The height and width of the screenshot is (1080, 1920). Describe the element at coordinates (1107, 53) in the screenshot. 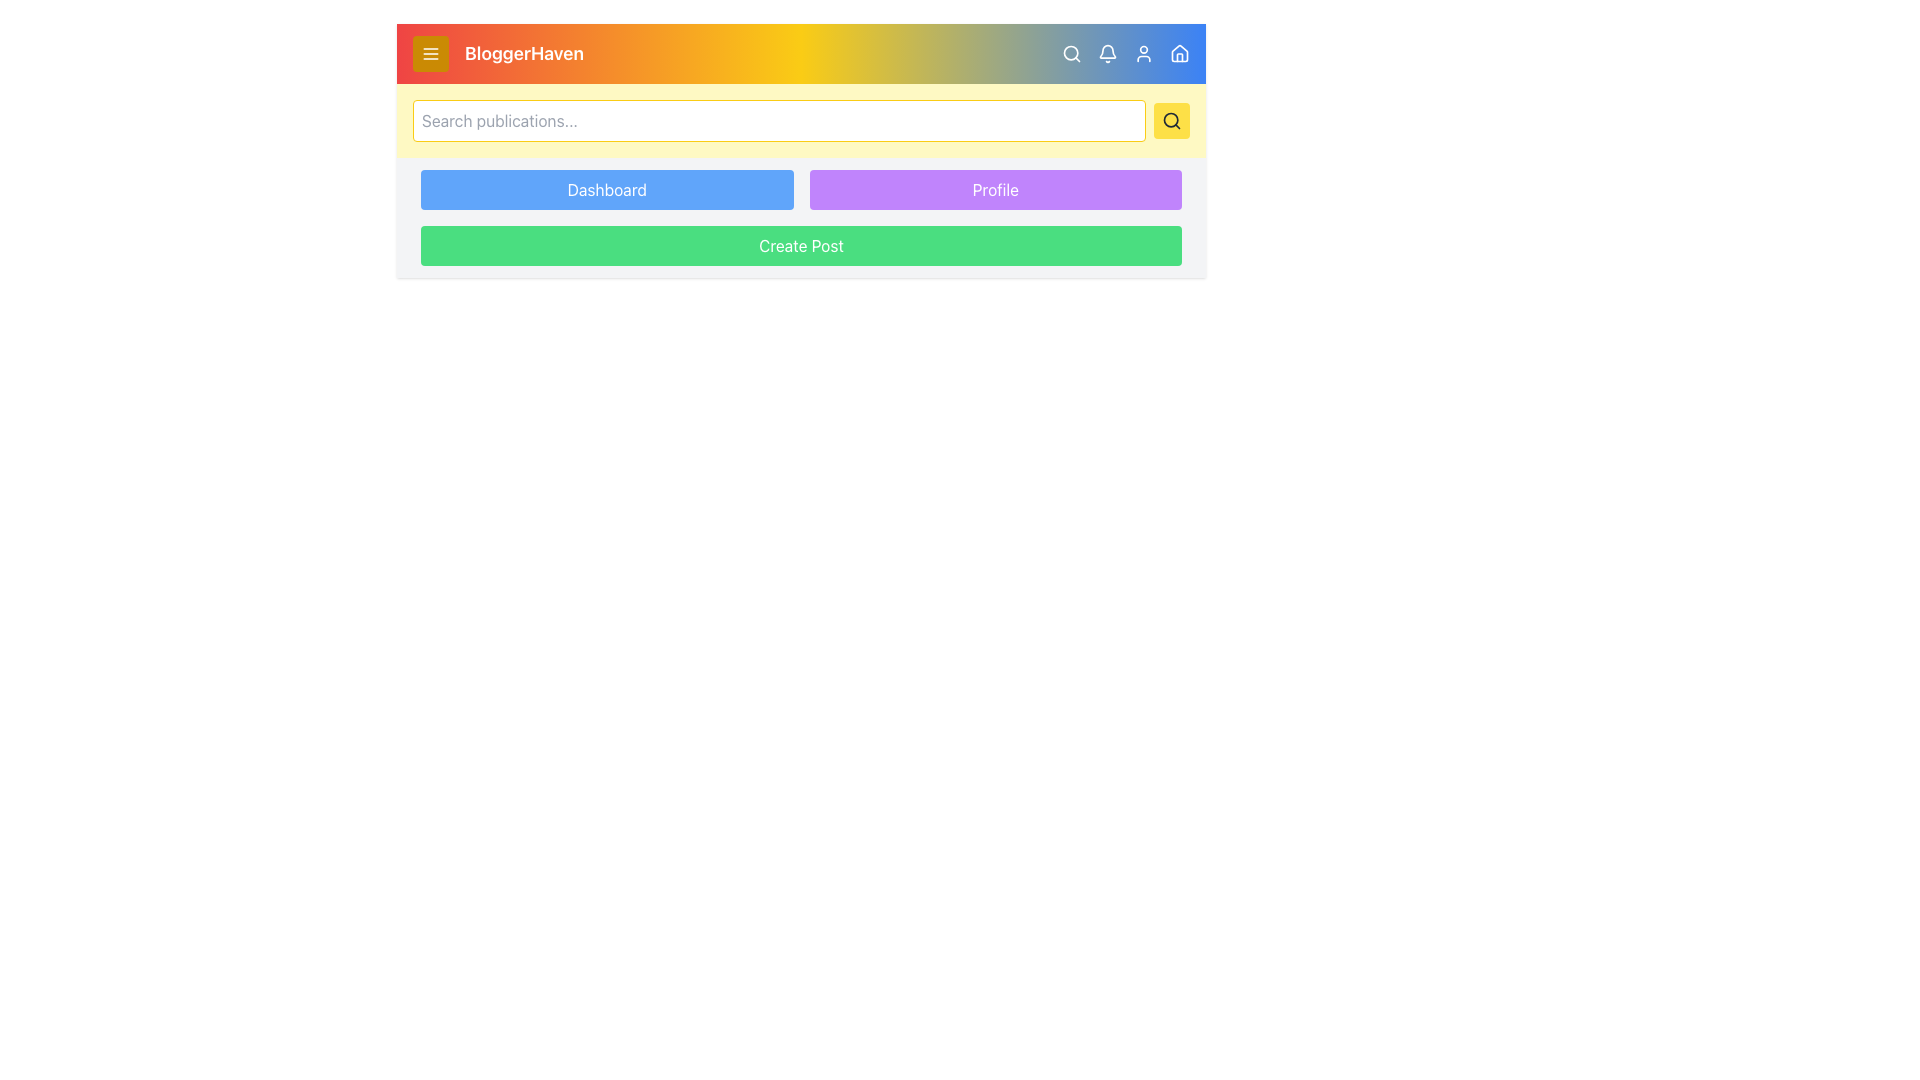

I see `the bell icon located in the top-right section of the navigation bar` at that location.